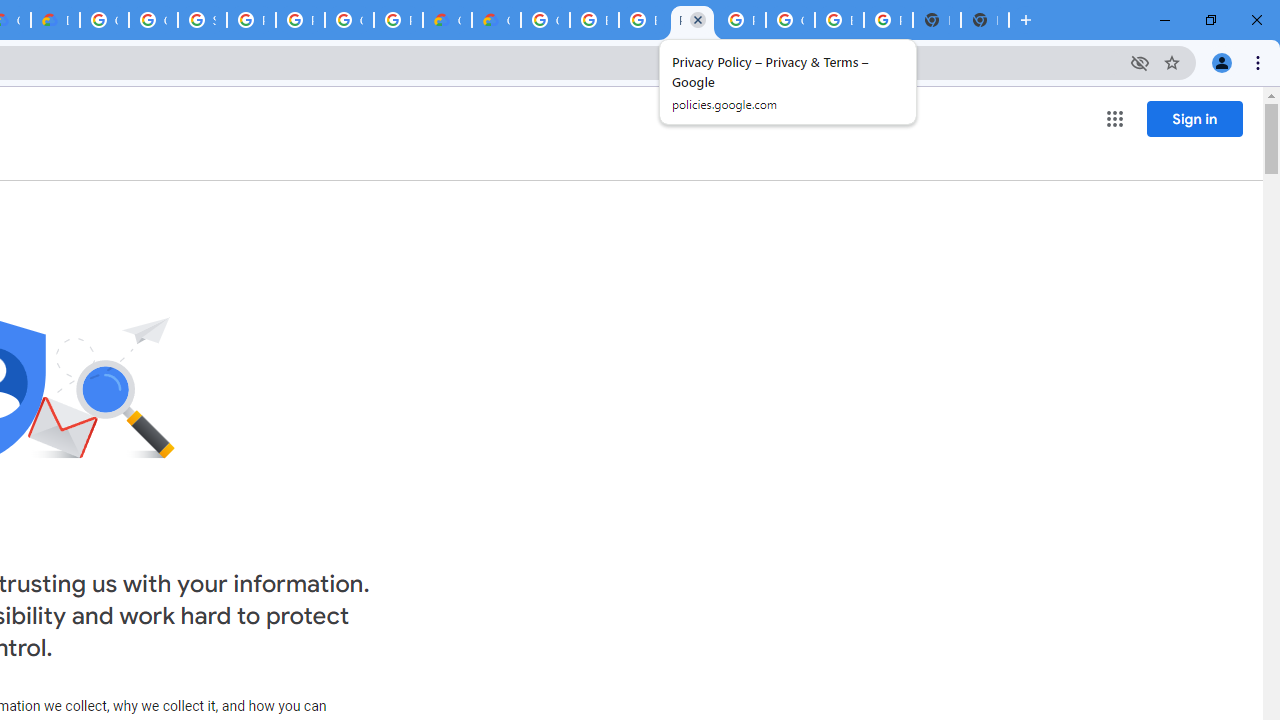 The image size is (1280, 720). What do you see at coordinates (593, 20) in the screenshot?
I see `'Browse Chrome as a guest - Computer - Google Chrome Help'` at bounding box center [593, 20].